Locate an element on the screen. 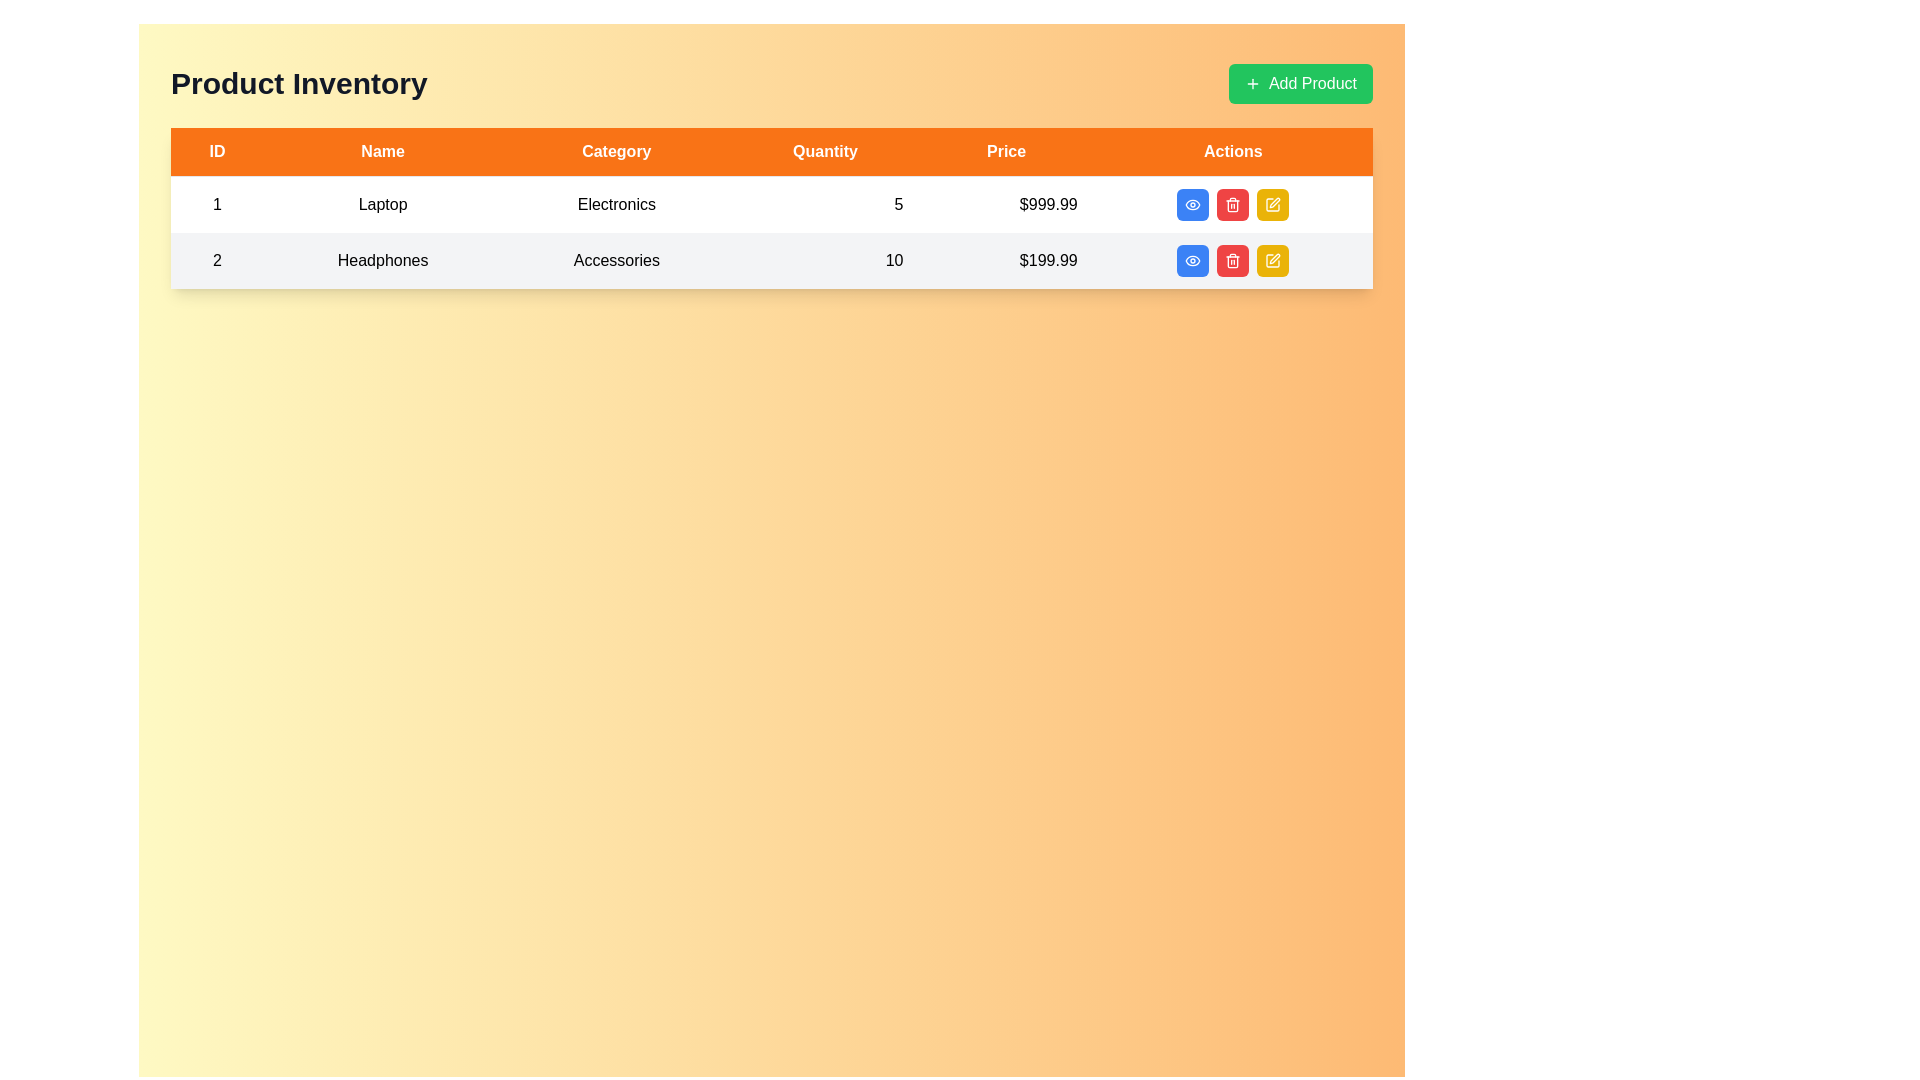 The image size is (1920, 1080). the delete button located in the 'Actions' column next to the second row of data in the table is located at coordinates (1232, 260).